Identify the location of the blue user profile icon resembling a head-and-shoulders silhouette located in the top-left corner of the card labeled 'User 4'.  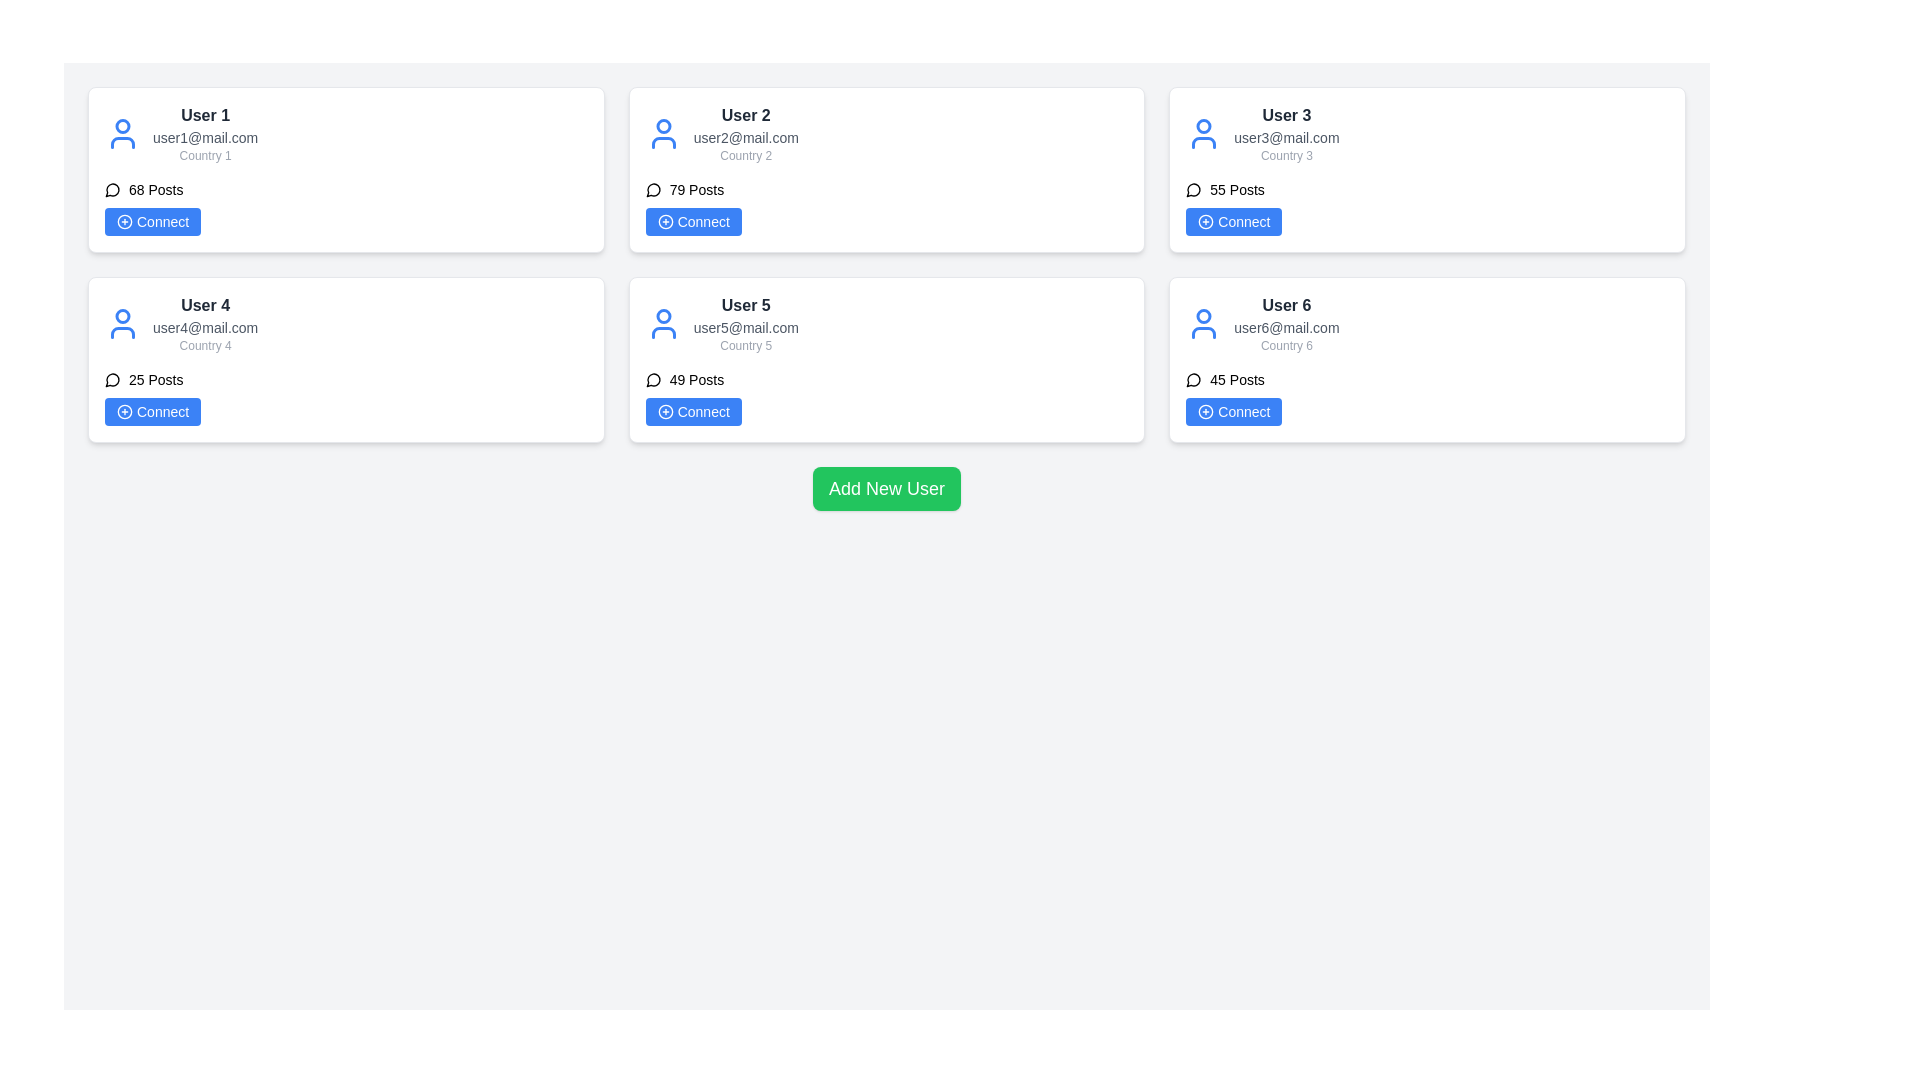
(122, 323).